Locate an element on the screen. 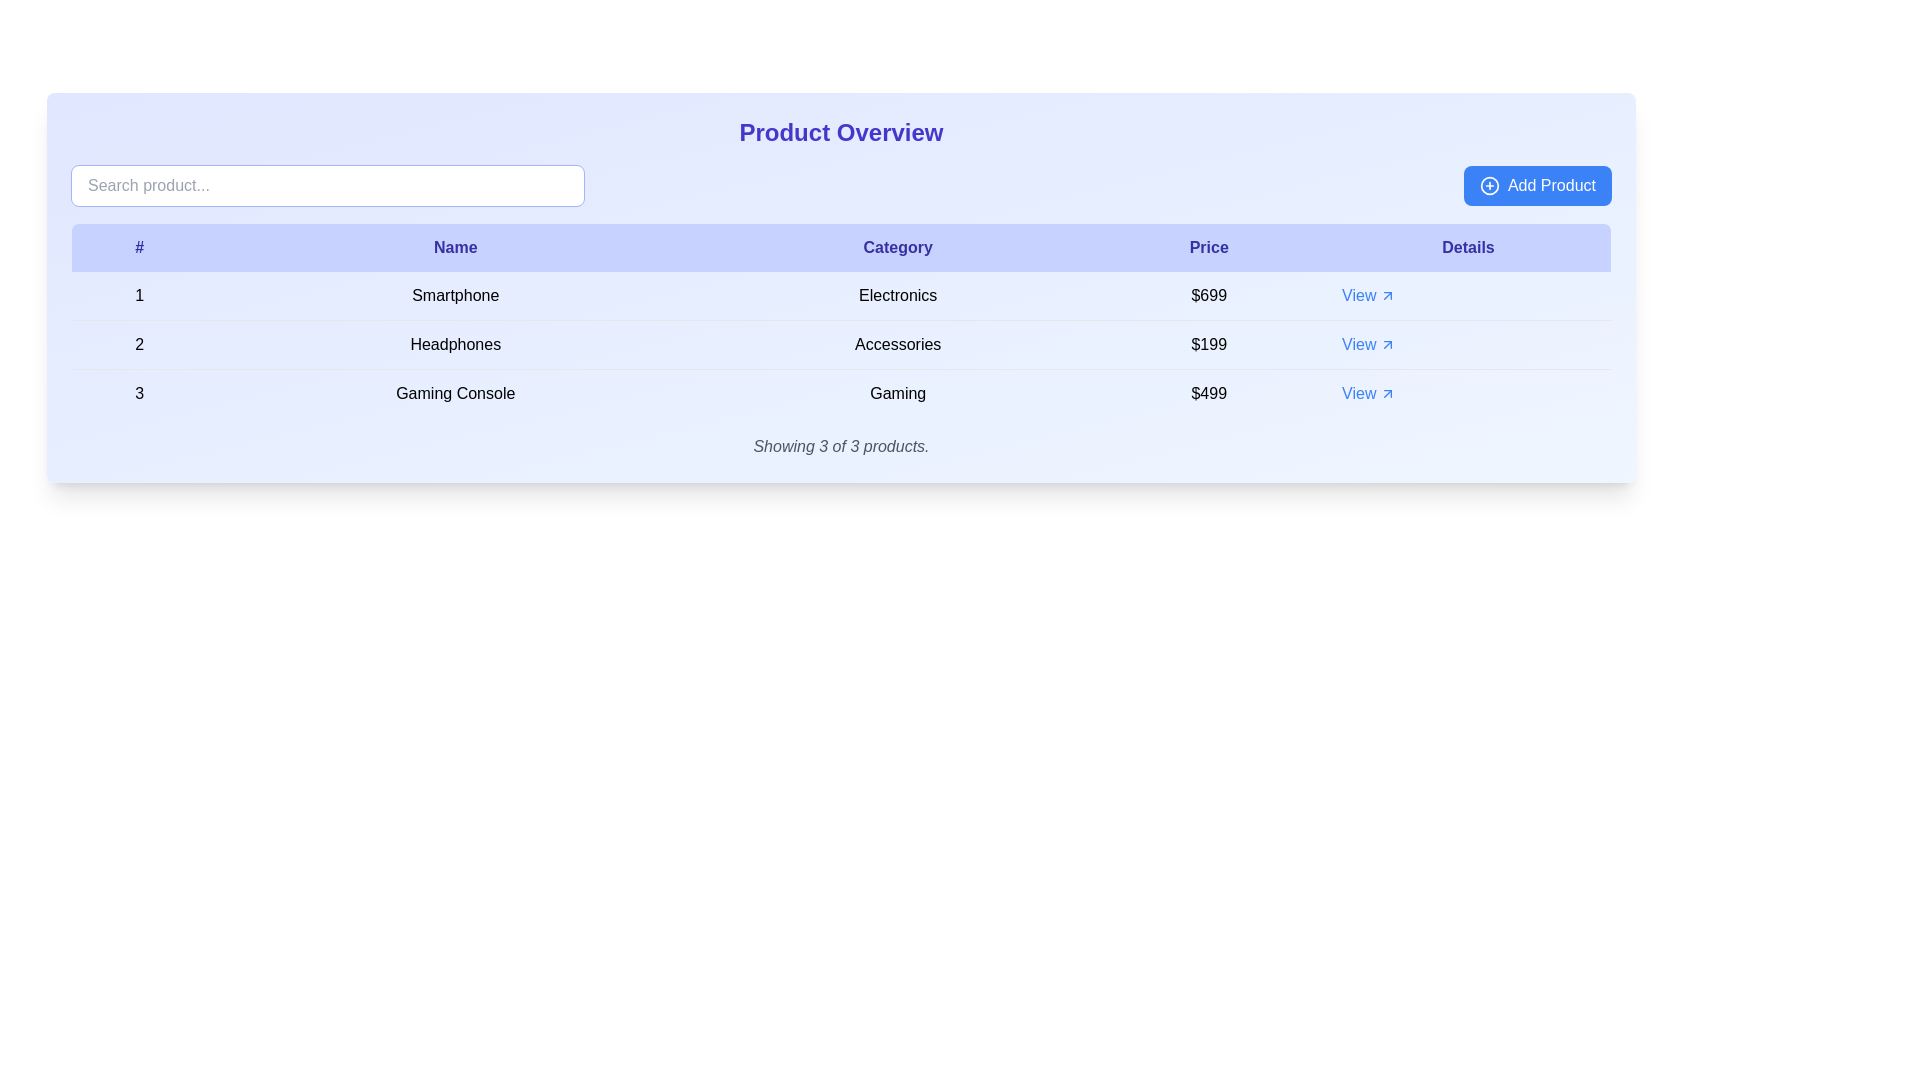  the bolded, centered hash symbol ('#') in the header row of the table, which is the first column and has a dark blue font on a light blue background is located at coordinates (138, 246).